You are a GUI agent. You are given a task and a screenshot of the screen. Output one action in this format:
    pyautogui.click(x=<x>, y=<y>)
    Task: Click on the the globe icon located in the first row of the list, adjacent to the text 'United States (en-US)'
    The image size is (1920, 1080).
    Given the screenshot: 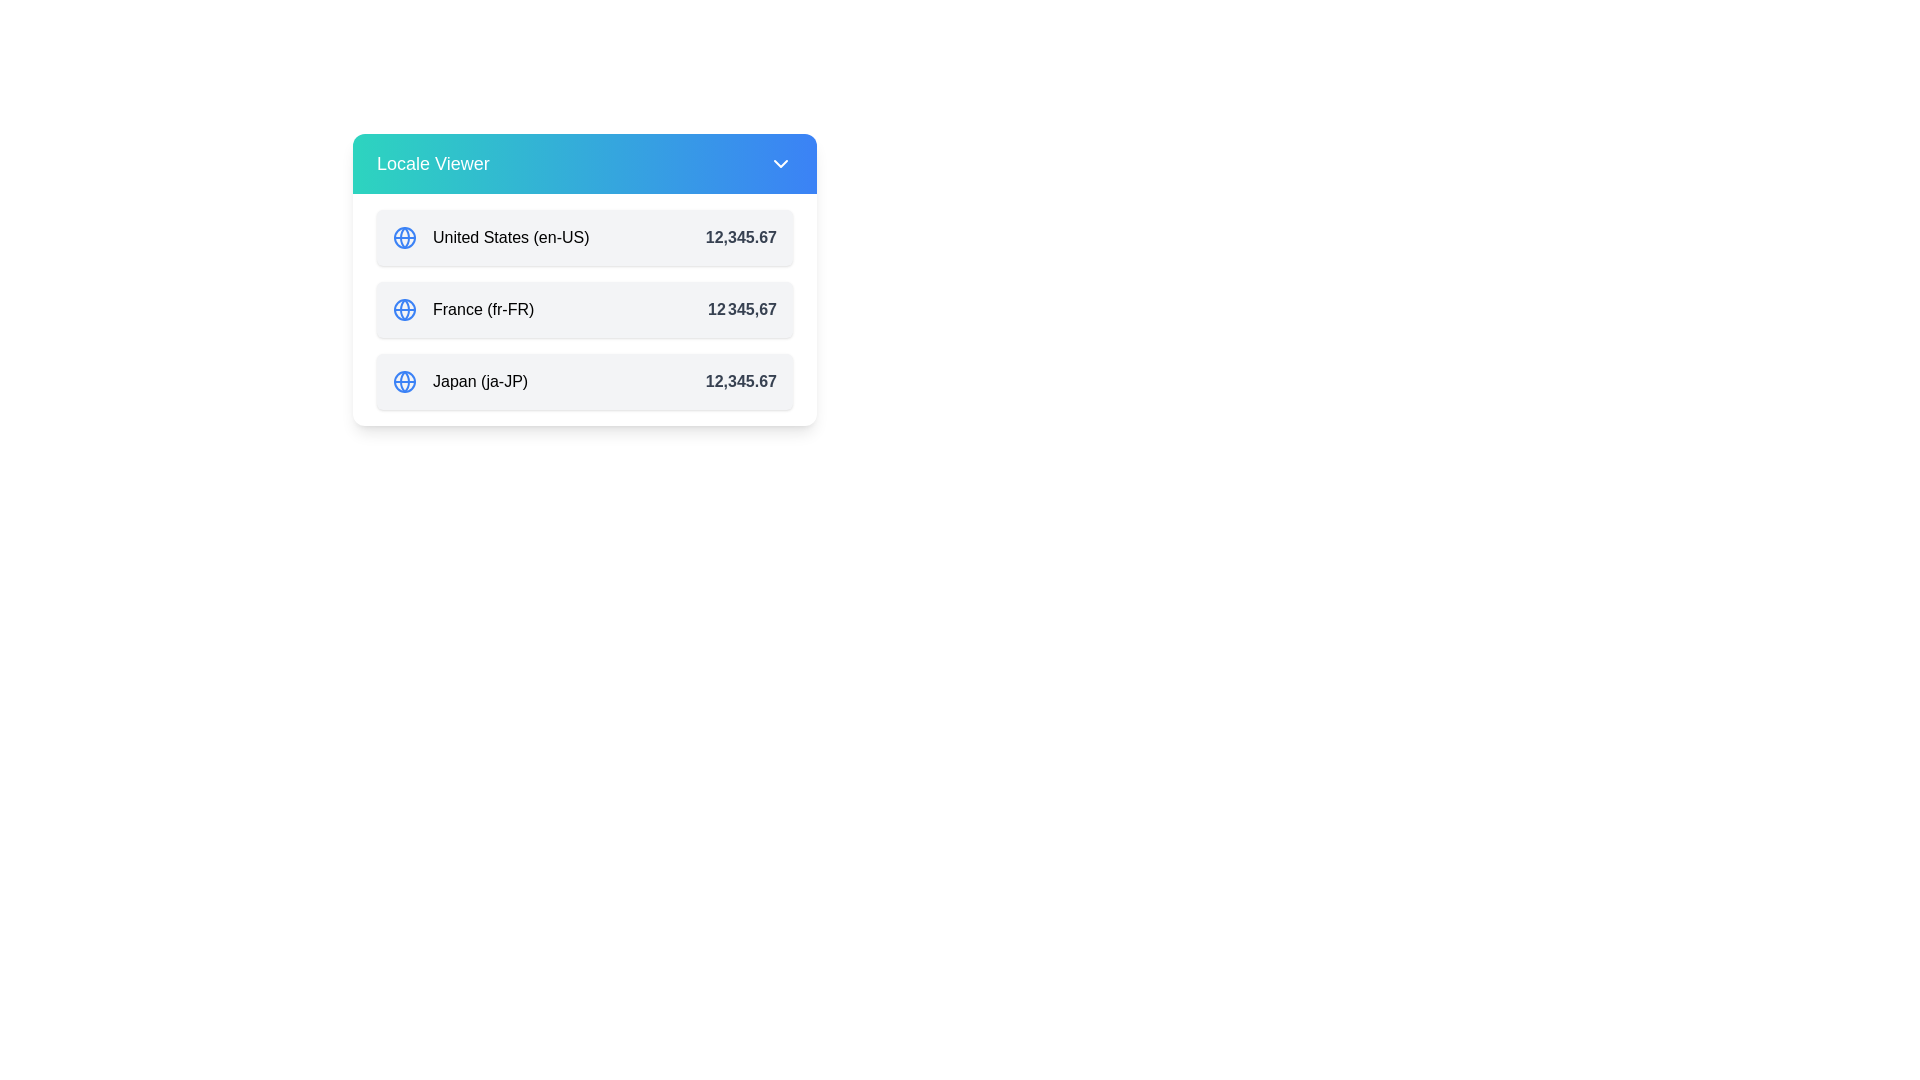 What is the action you would take?
    pyautogui.click(x=403, y=381)
    